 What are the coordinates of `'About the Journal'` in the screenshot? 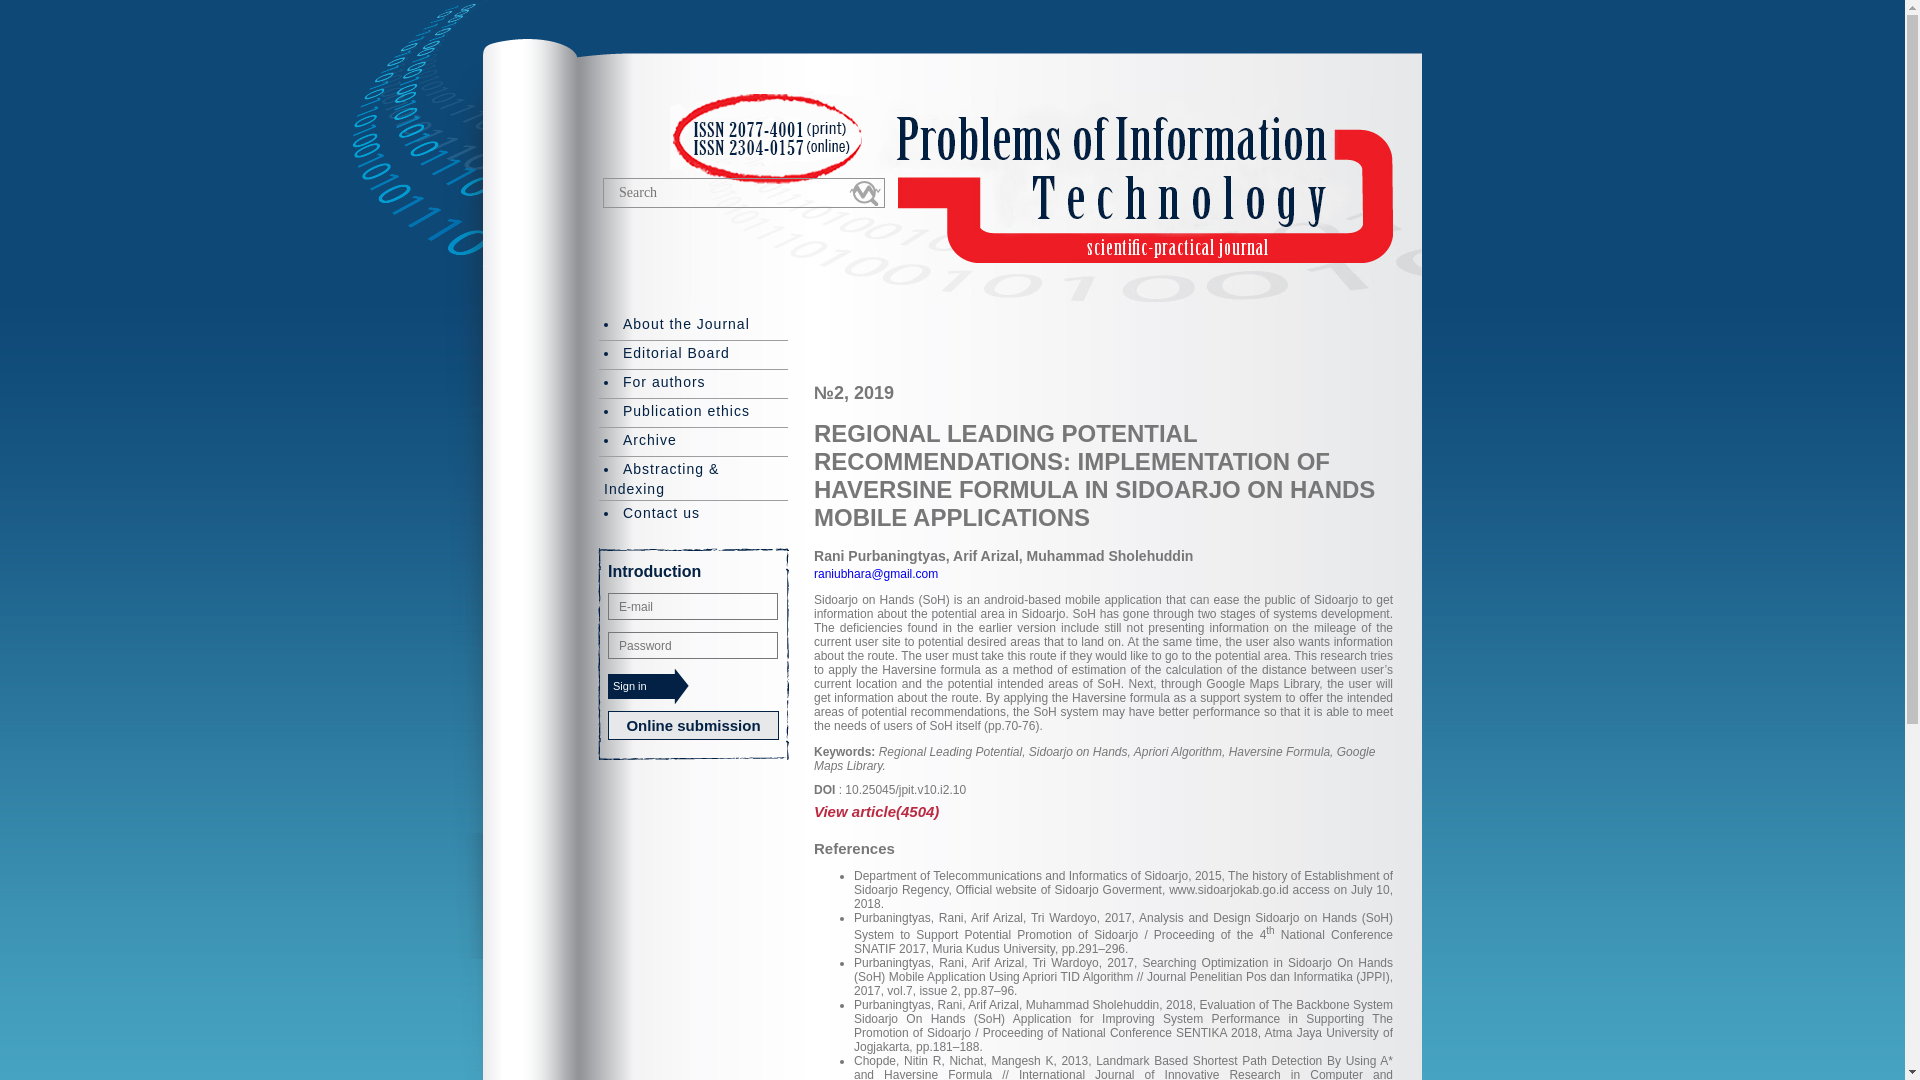 It's located at (693, 324).